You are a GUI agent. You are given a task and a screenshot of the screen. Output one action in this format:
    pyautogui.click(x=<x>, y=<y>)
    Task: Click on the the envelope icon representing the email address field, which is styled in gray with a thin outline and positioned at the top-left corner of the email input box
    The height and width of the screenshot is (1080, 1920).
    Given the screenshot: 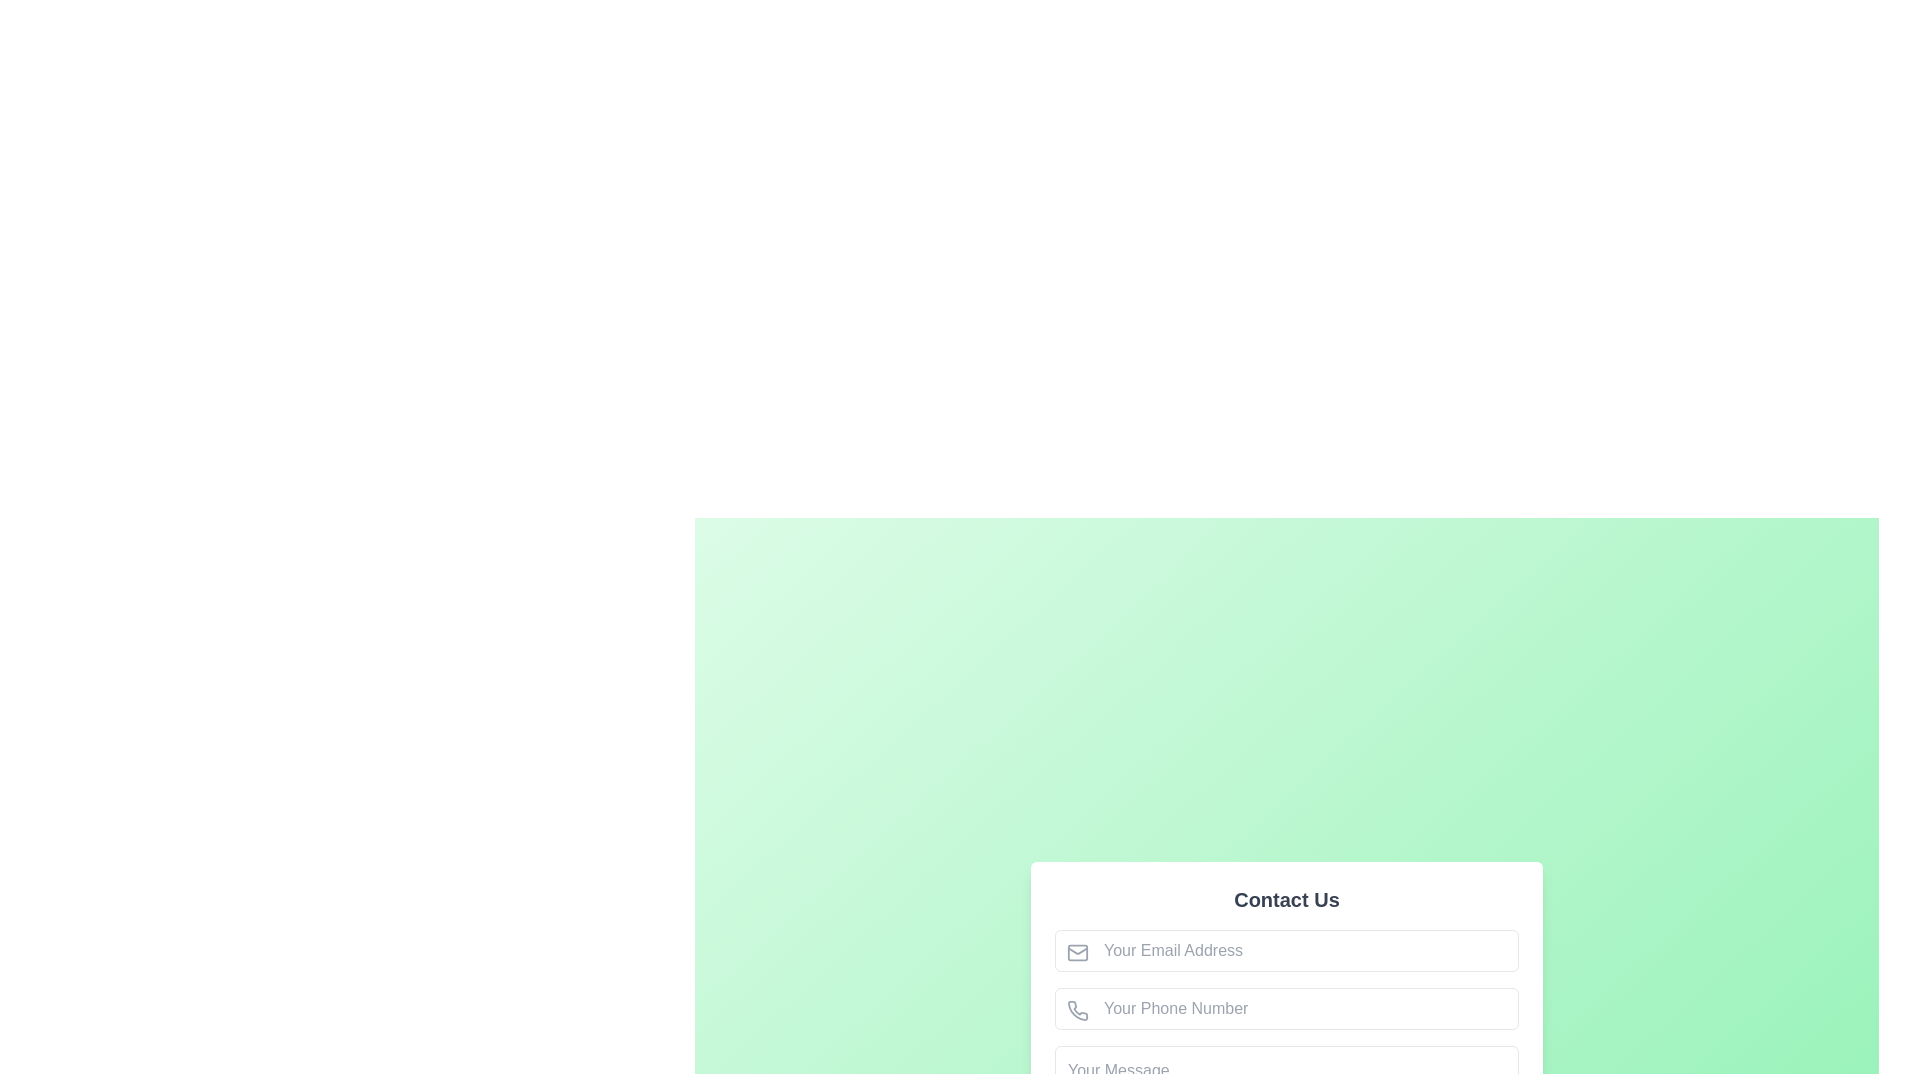 What is the action you would take?
    pyautogui.click(x=1077, y=951)
    